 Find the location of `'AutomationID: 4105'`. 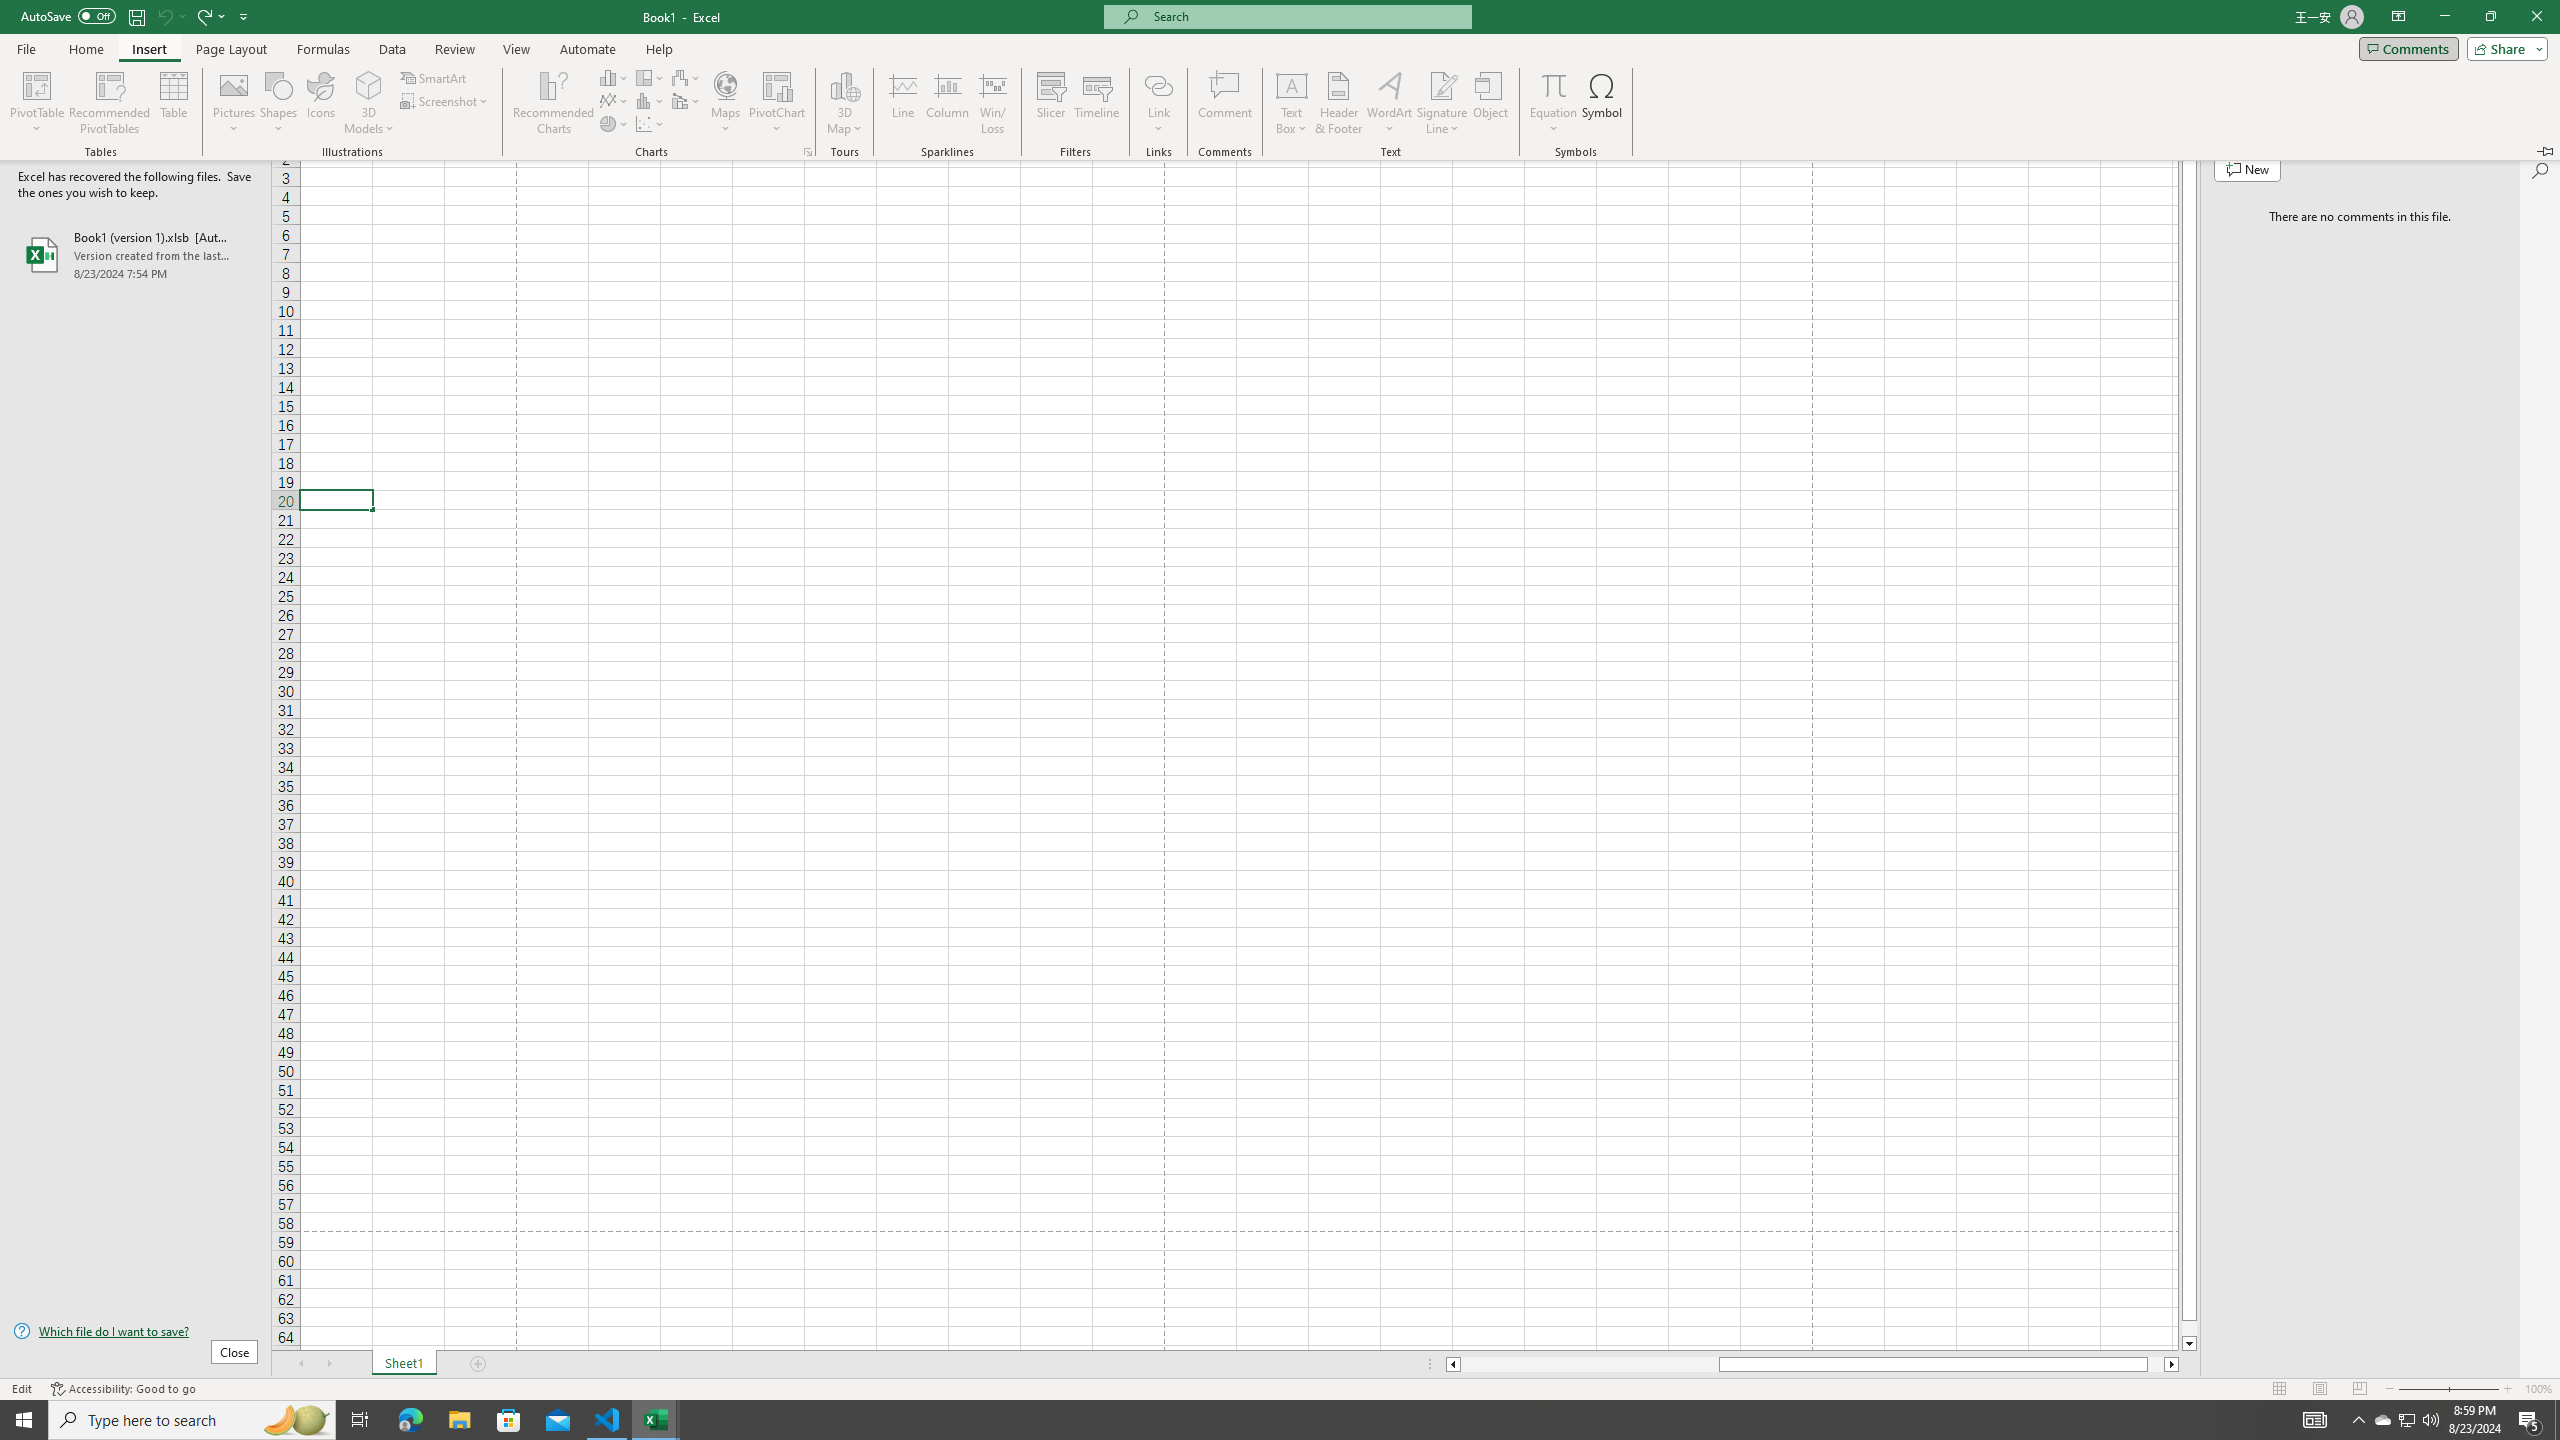

'AutomationID: 4105' is located at coordinates (2382, 1418).